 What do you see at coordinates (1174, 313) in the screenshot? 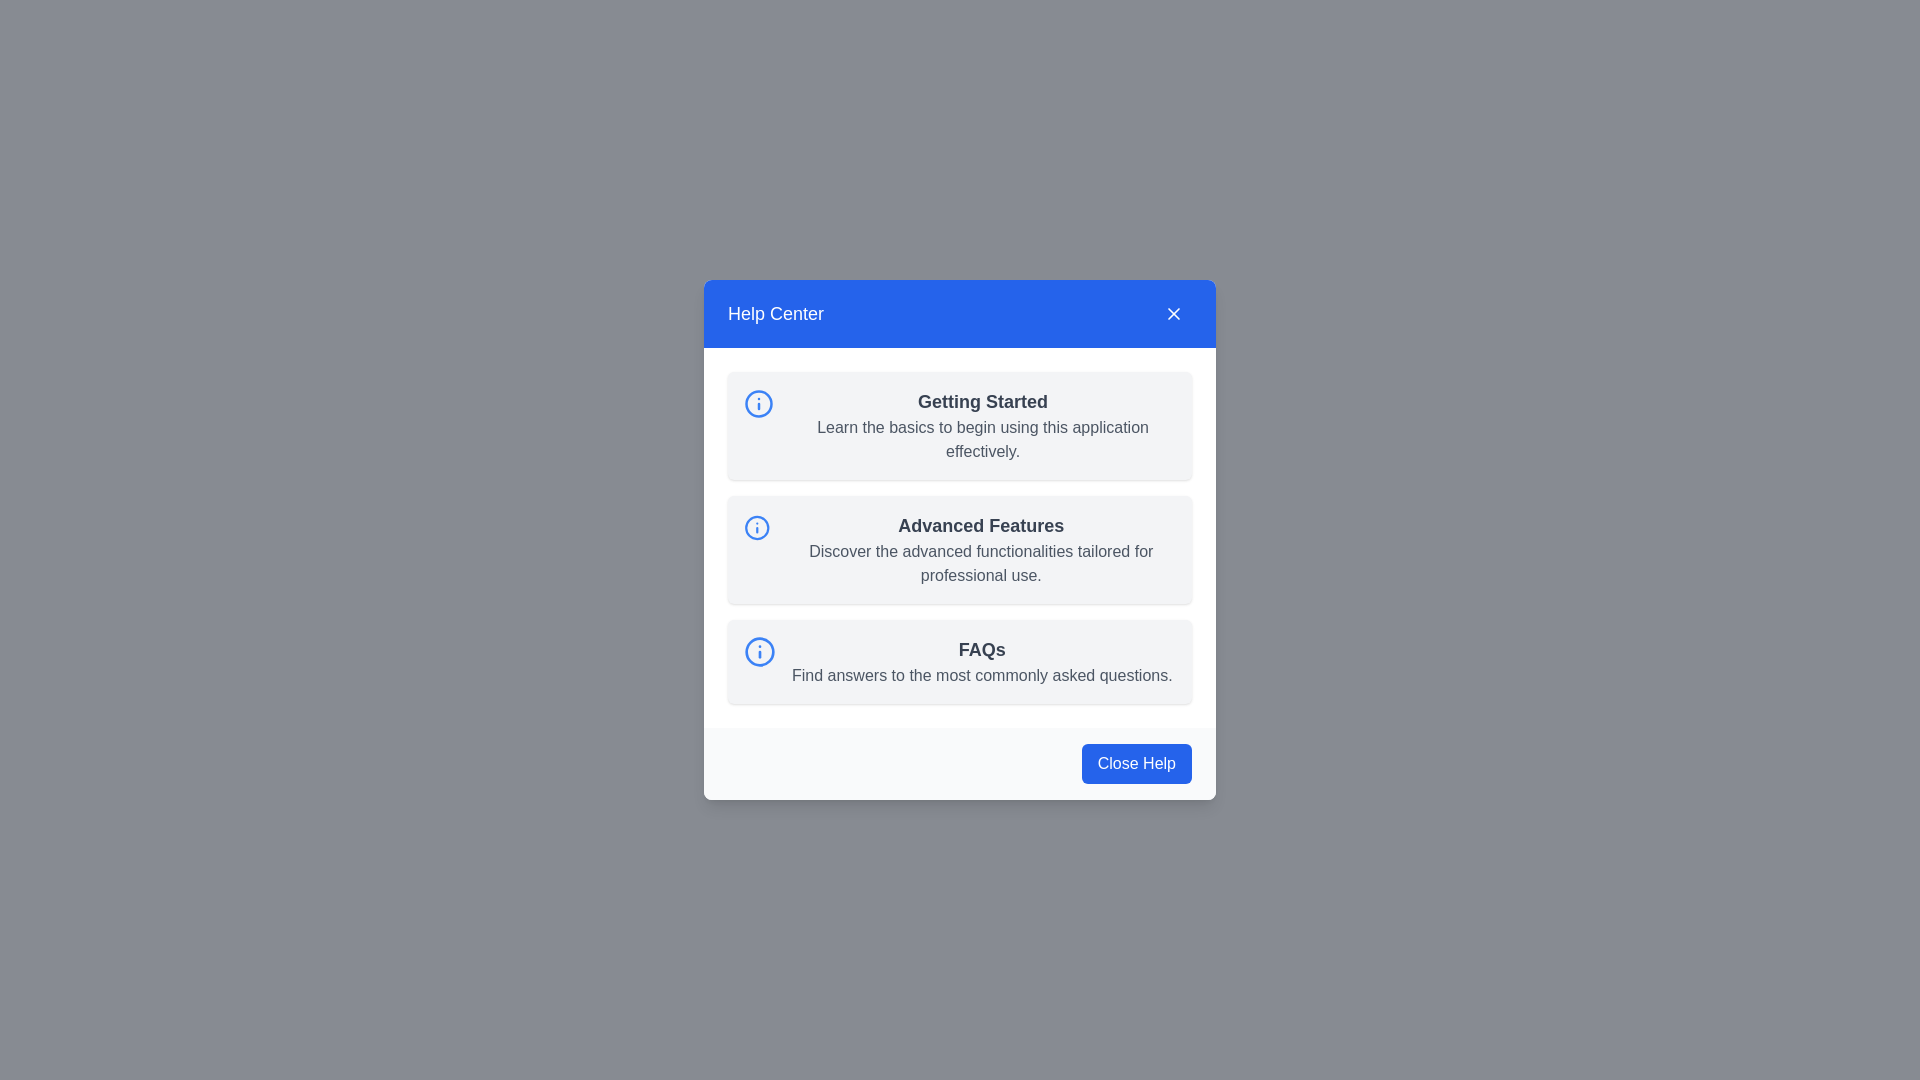
I see `the Close button, which is a small diagonal cross icon located in the top-right corner of the blue header bar in the Help Center dialog` at bounding box center [1174, 313].